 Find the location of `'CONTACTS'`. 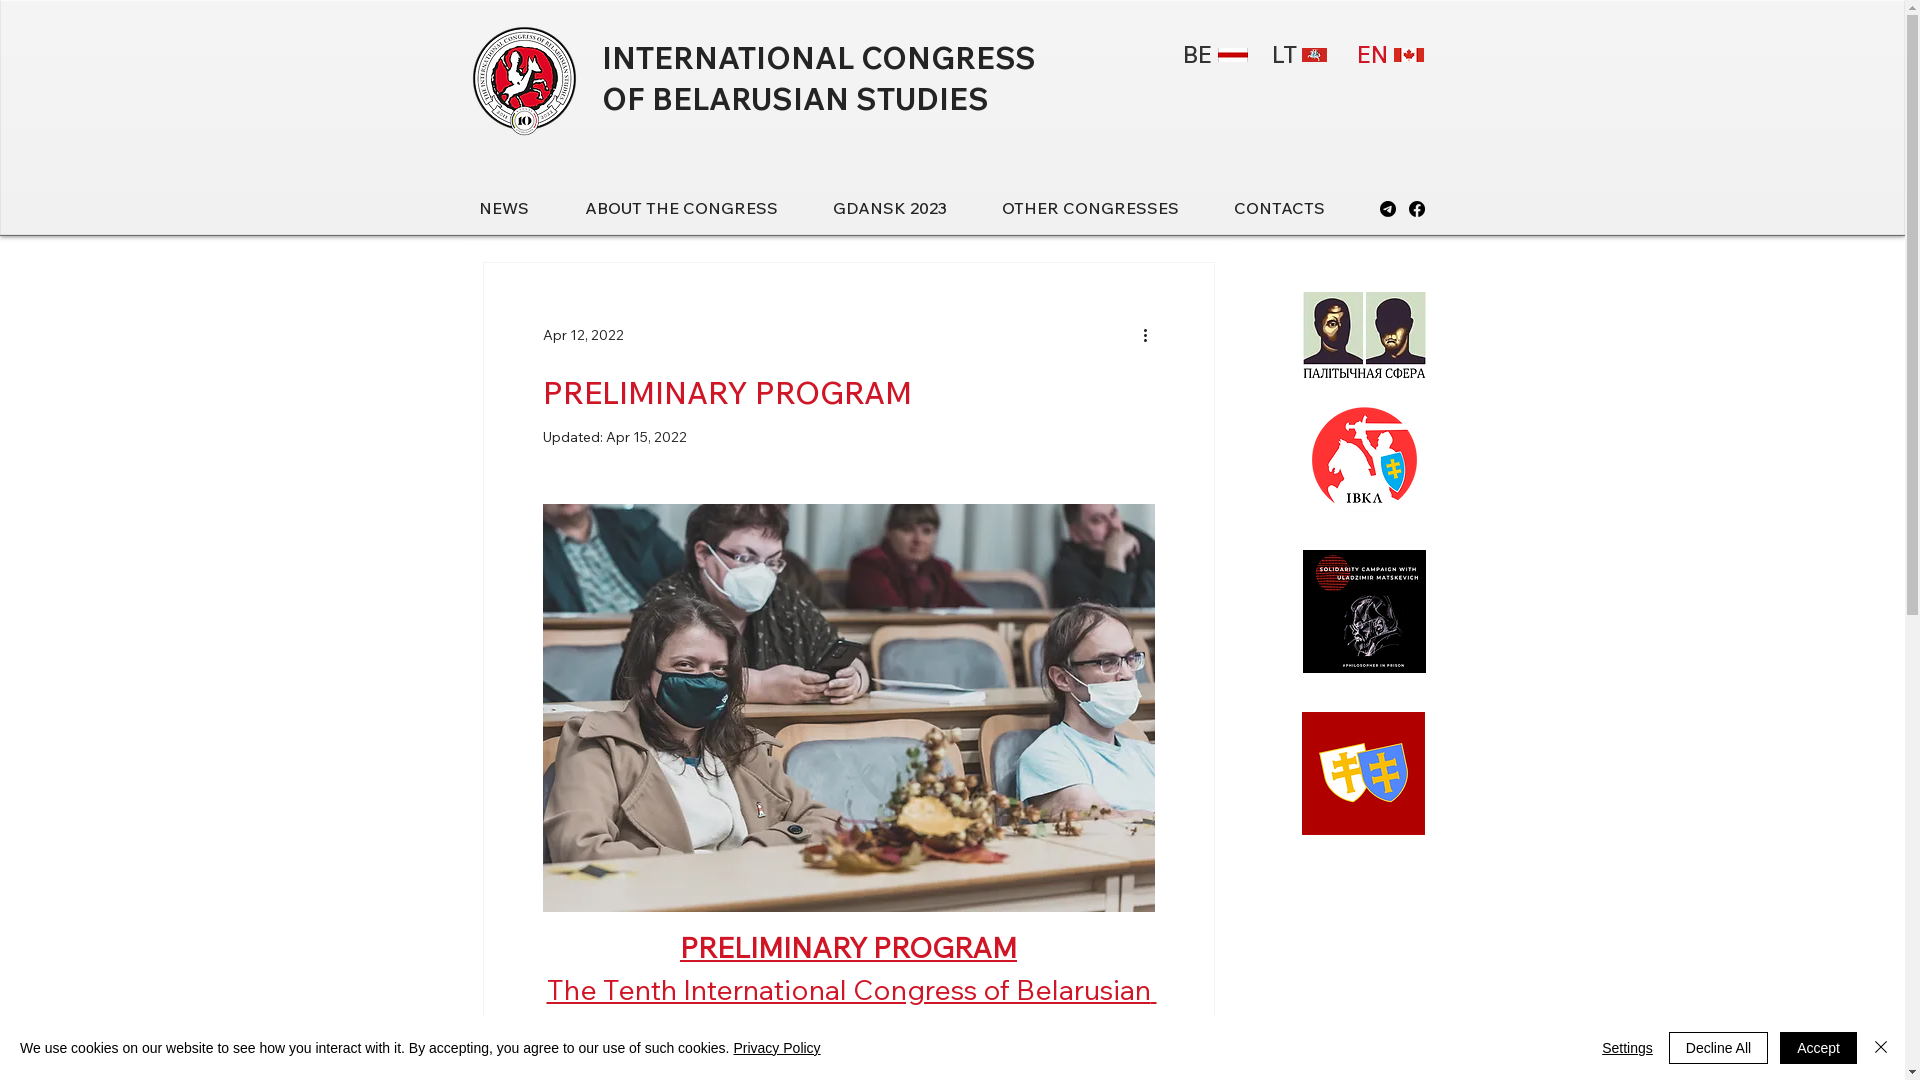

'CONTACTS' is located at coordinates (1296, 208).